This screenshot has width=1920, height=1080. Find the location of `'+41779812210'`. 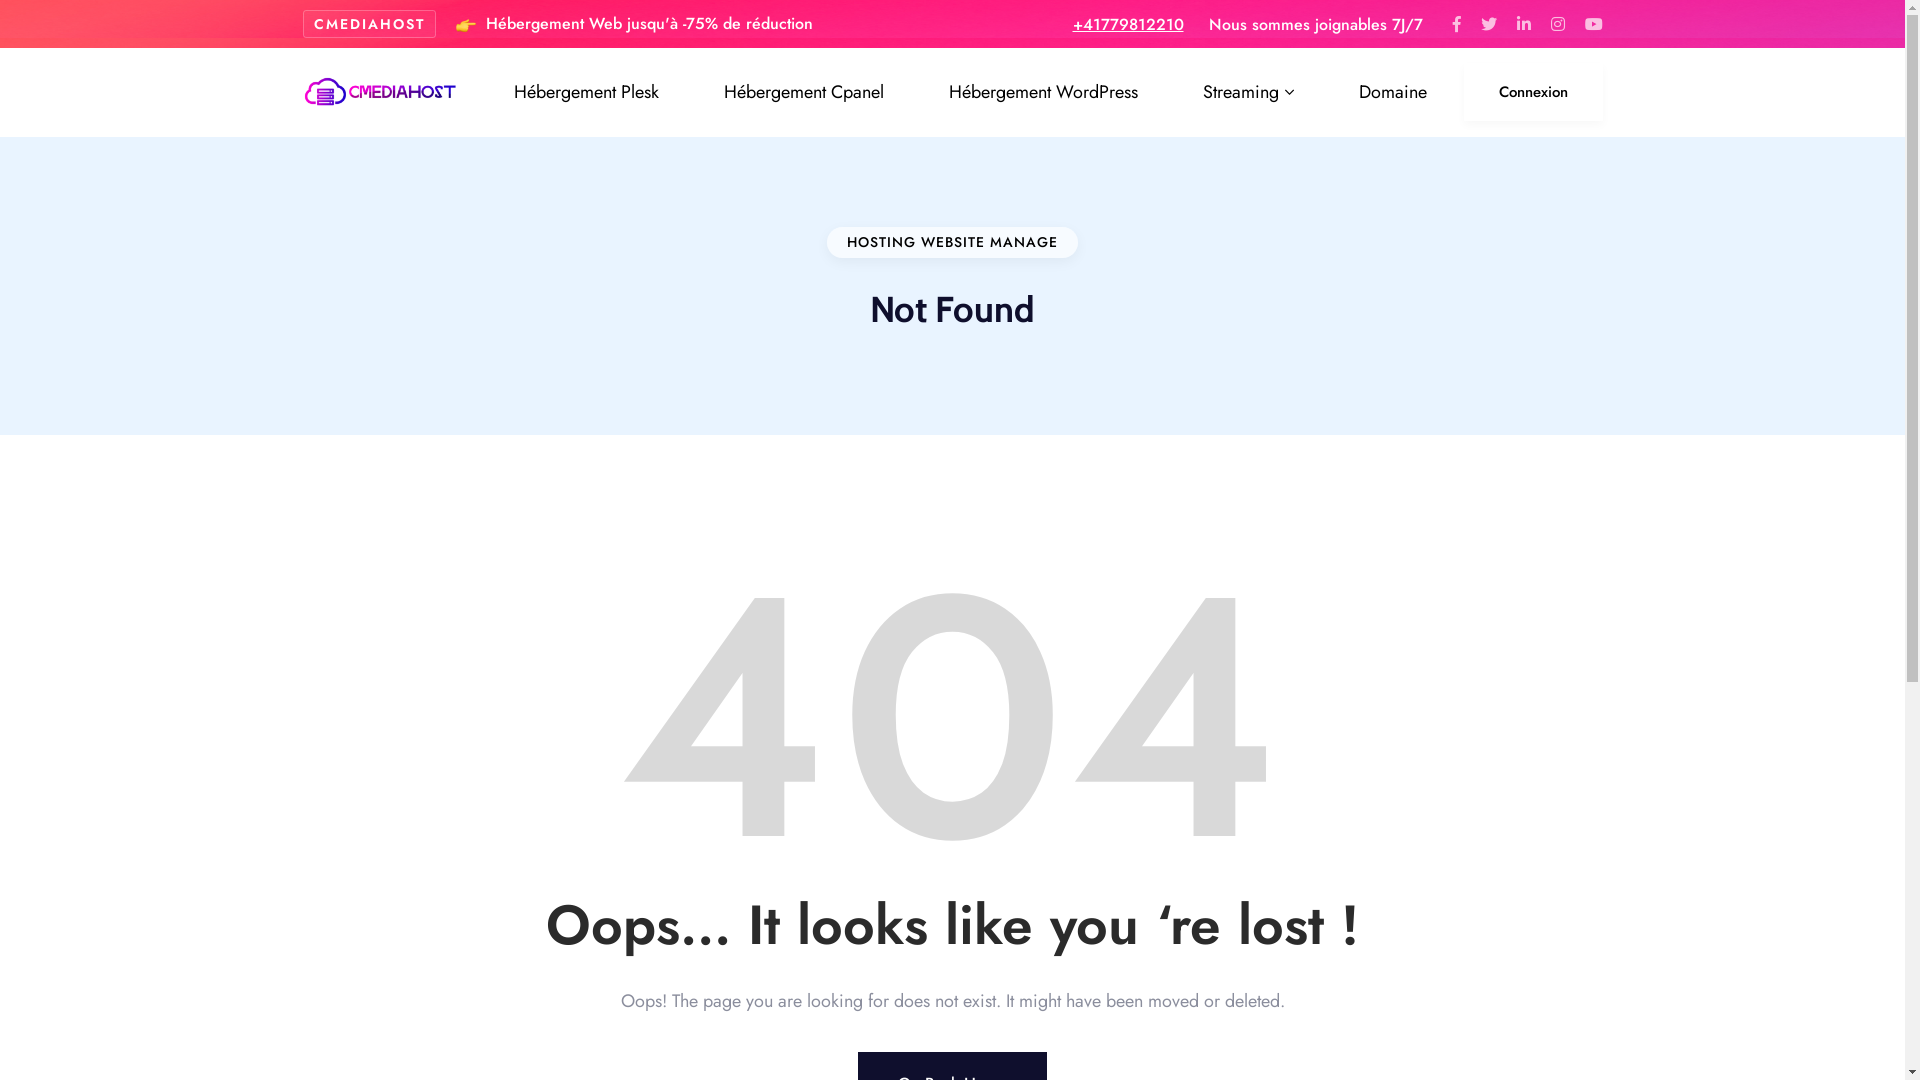

'+41779812210' is located at coordinates (1127, 23).